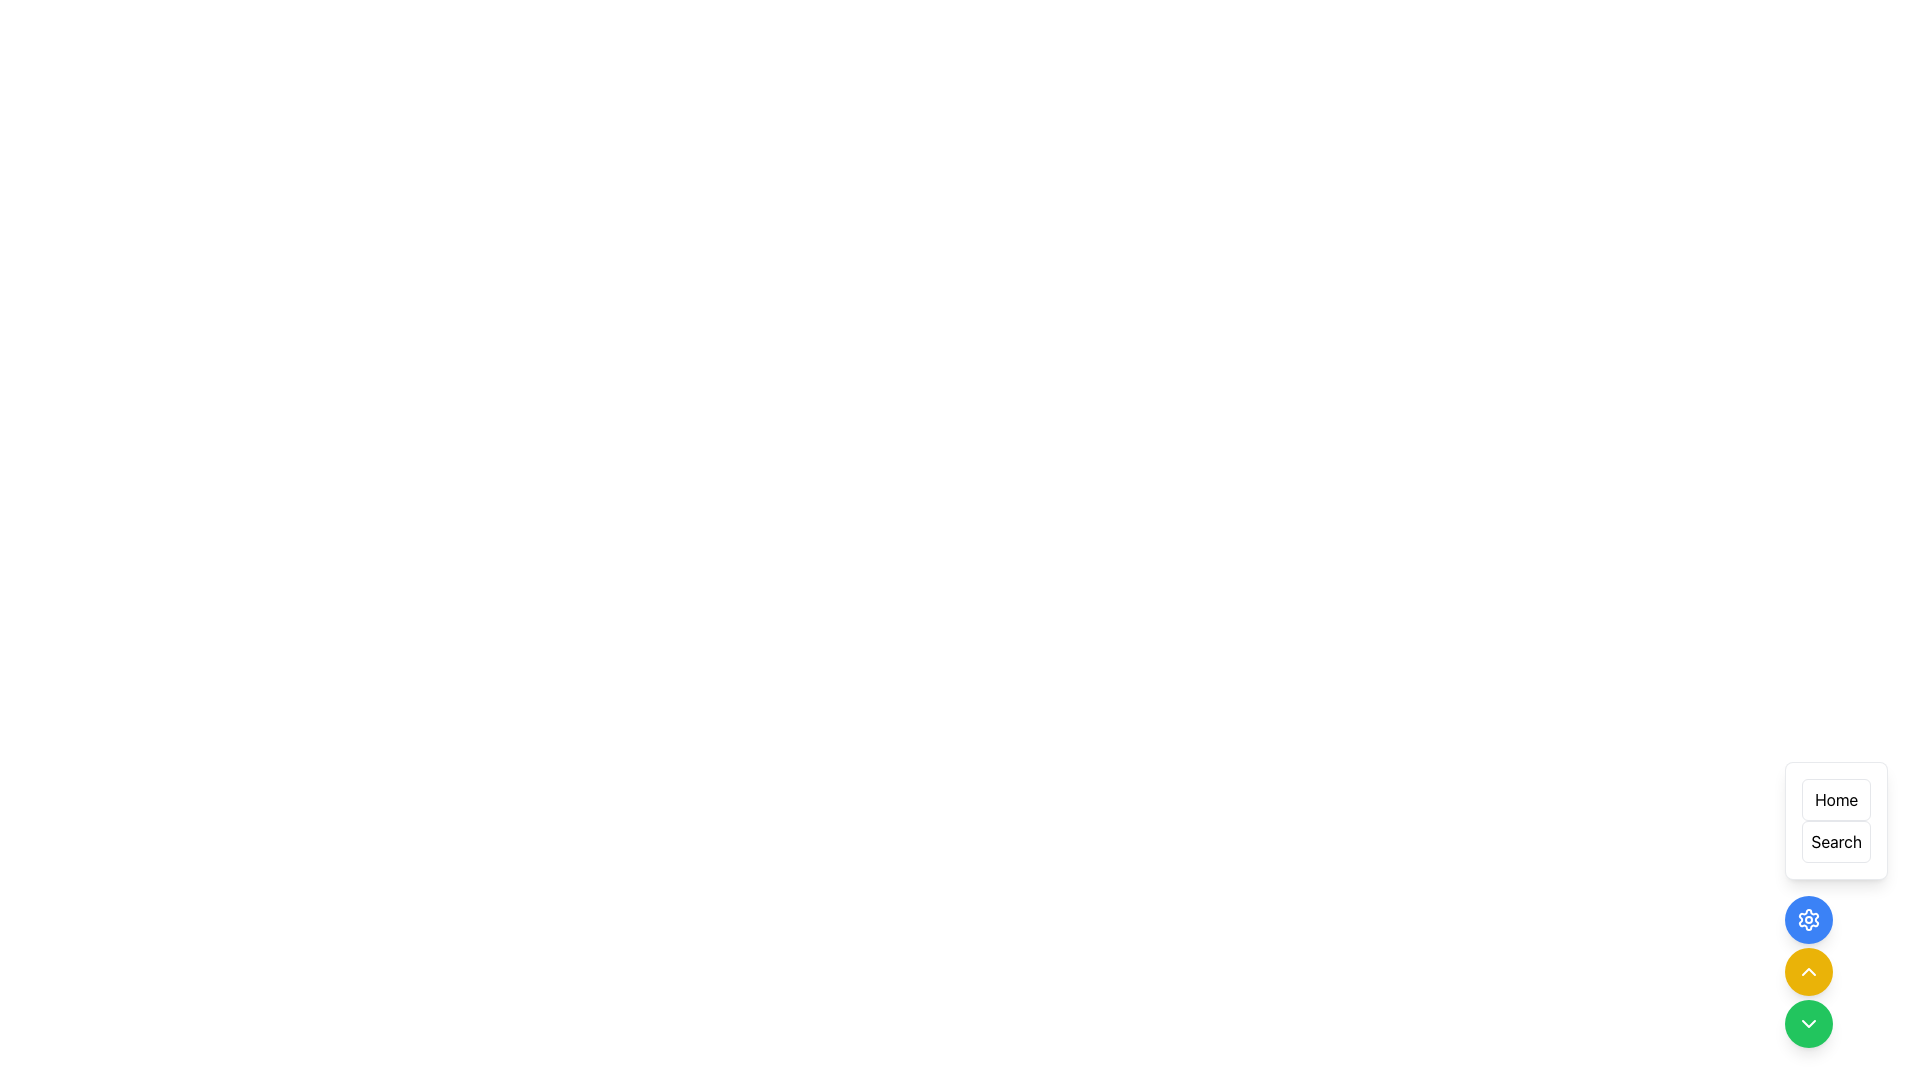  I want to click on the 'Search' text button located under the 'Home' button in the vertical list of text buttons, so click(1836, 841).